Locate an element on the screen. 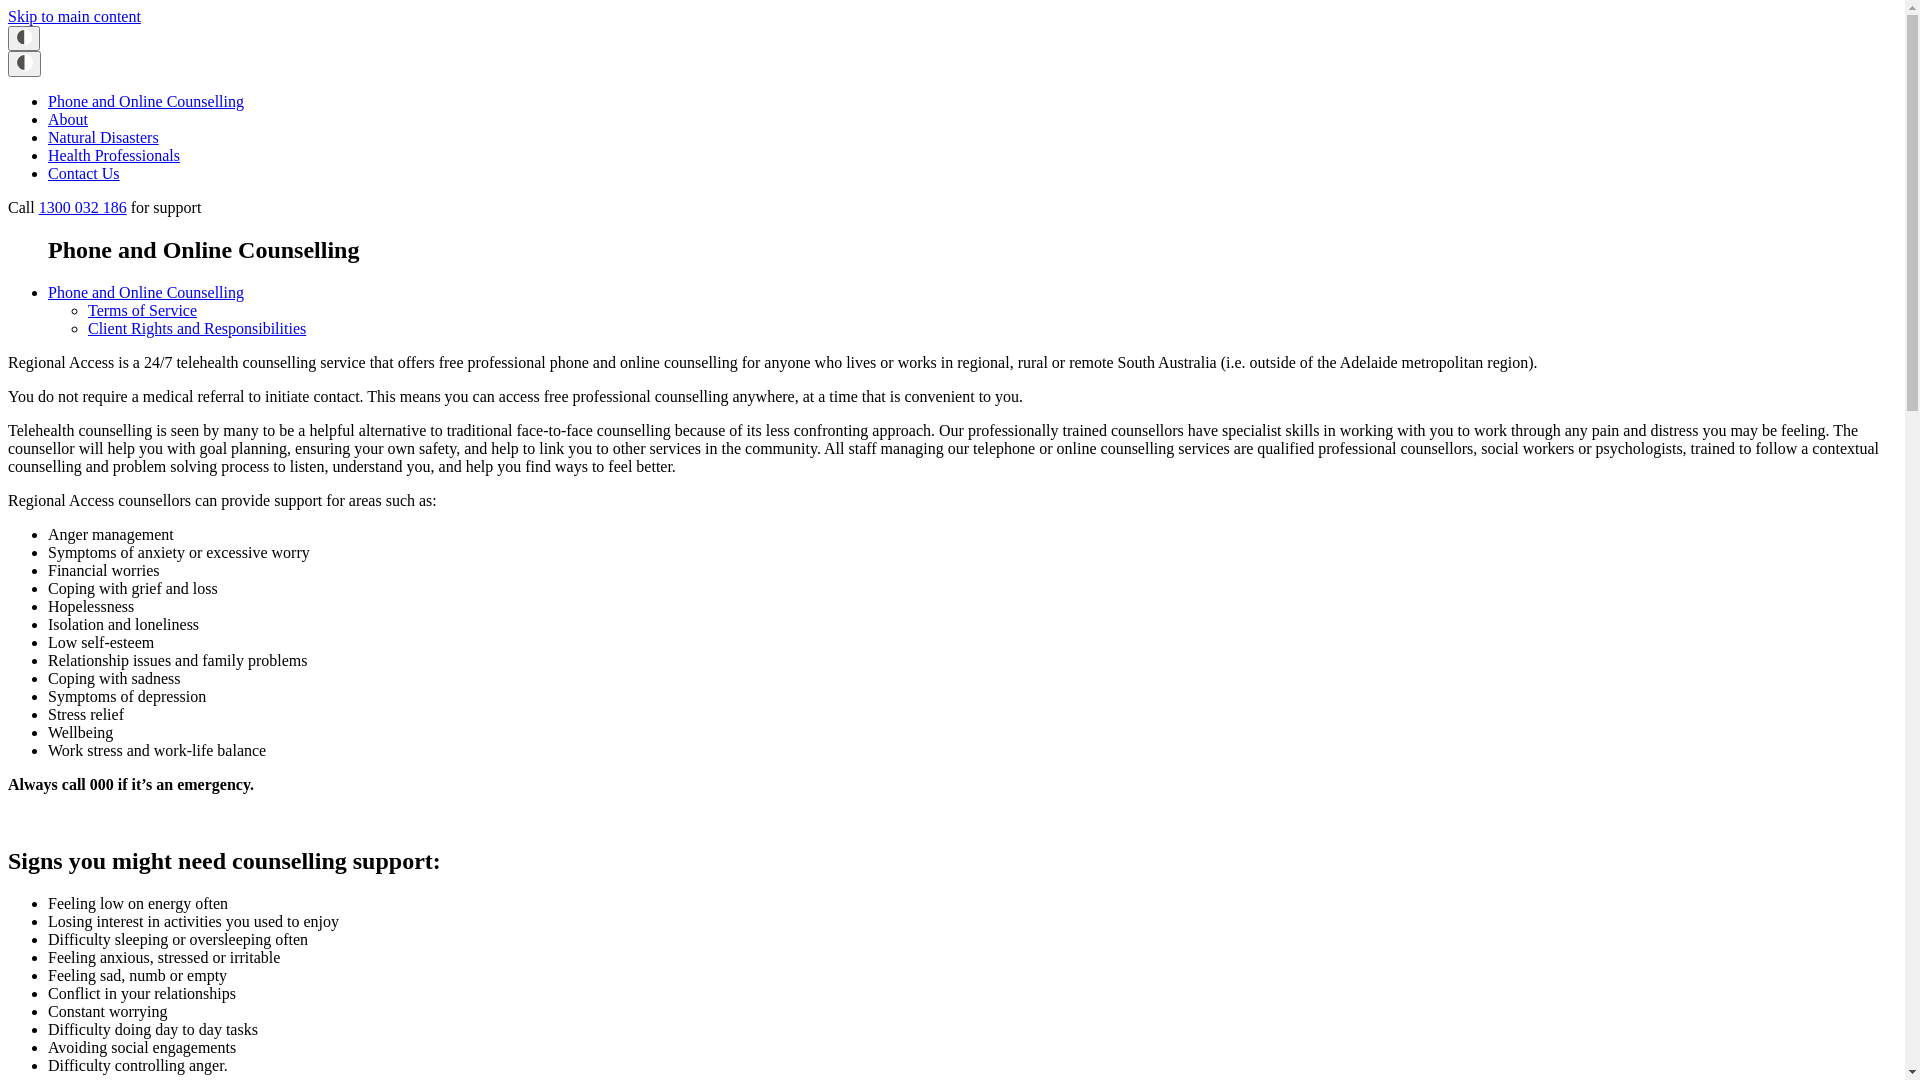  'Natural Disasters' is located at coordinates (48, 136).